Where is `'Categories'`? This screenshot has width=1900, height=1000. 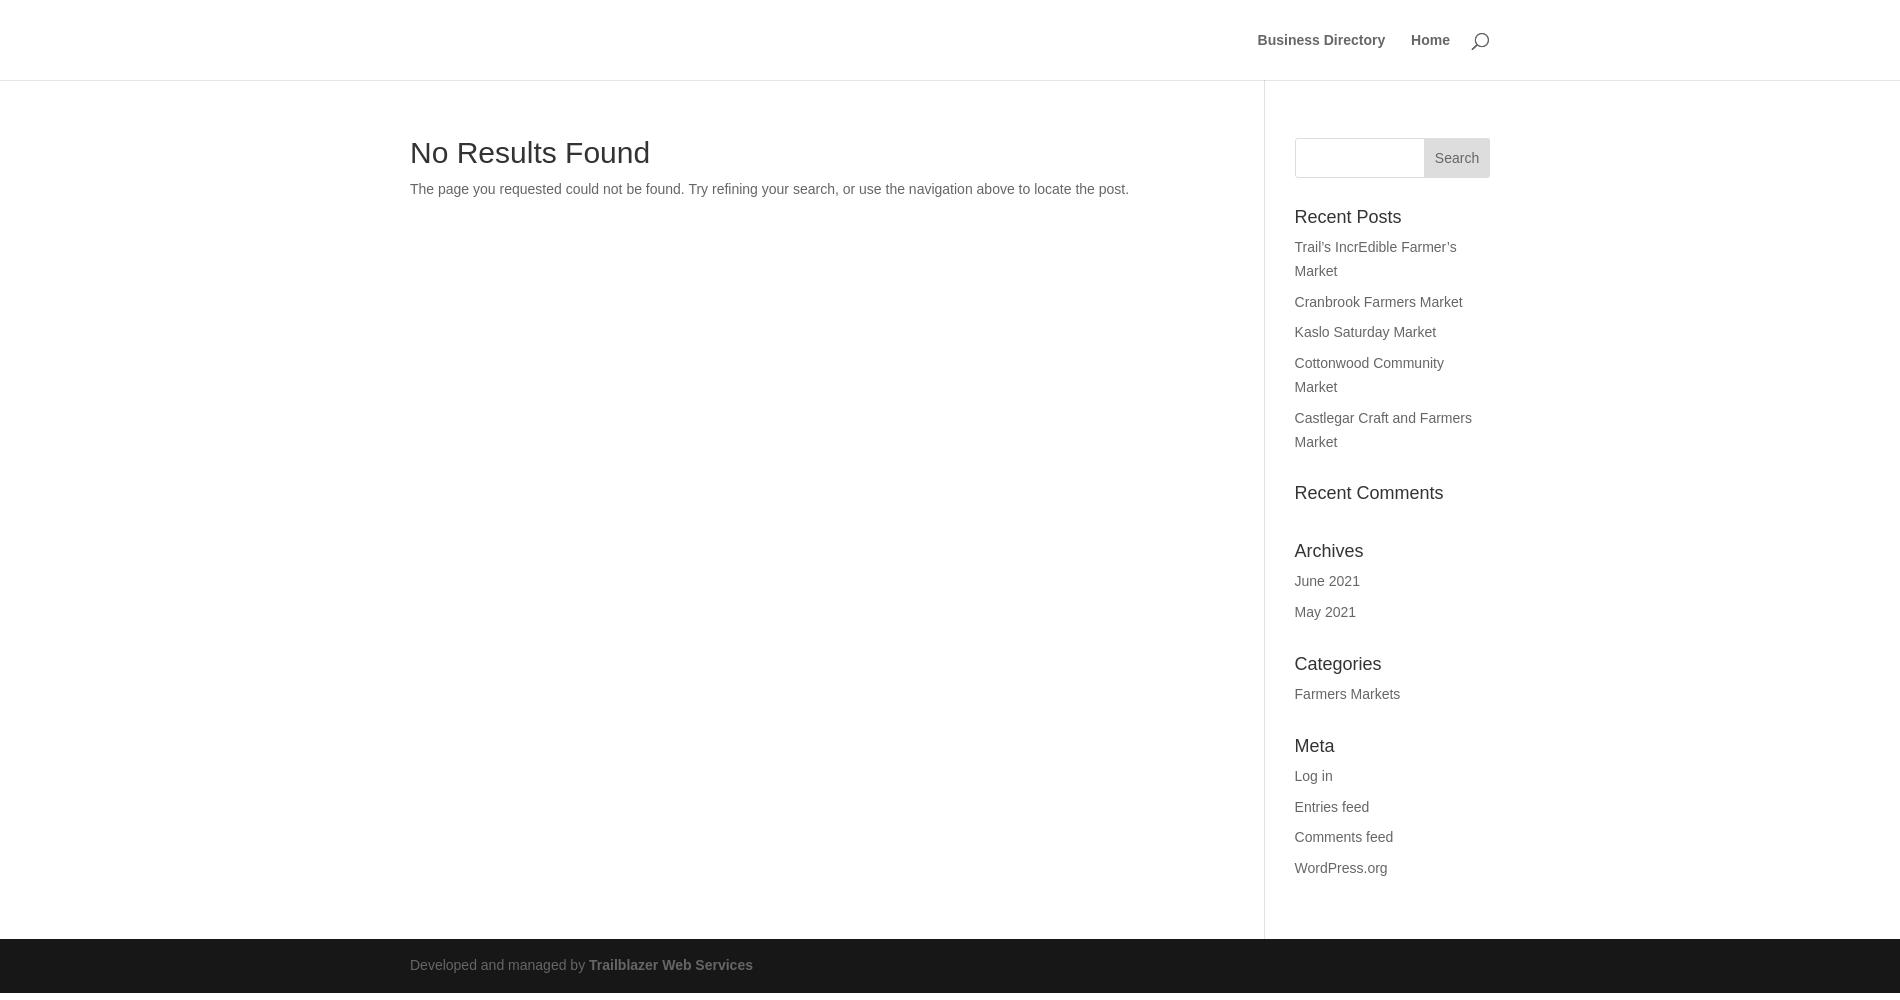 'Categories' is located at coordinates (1336, 663).